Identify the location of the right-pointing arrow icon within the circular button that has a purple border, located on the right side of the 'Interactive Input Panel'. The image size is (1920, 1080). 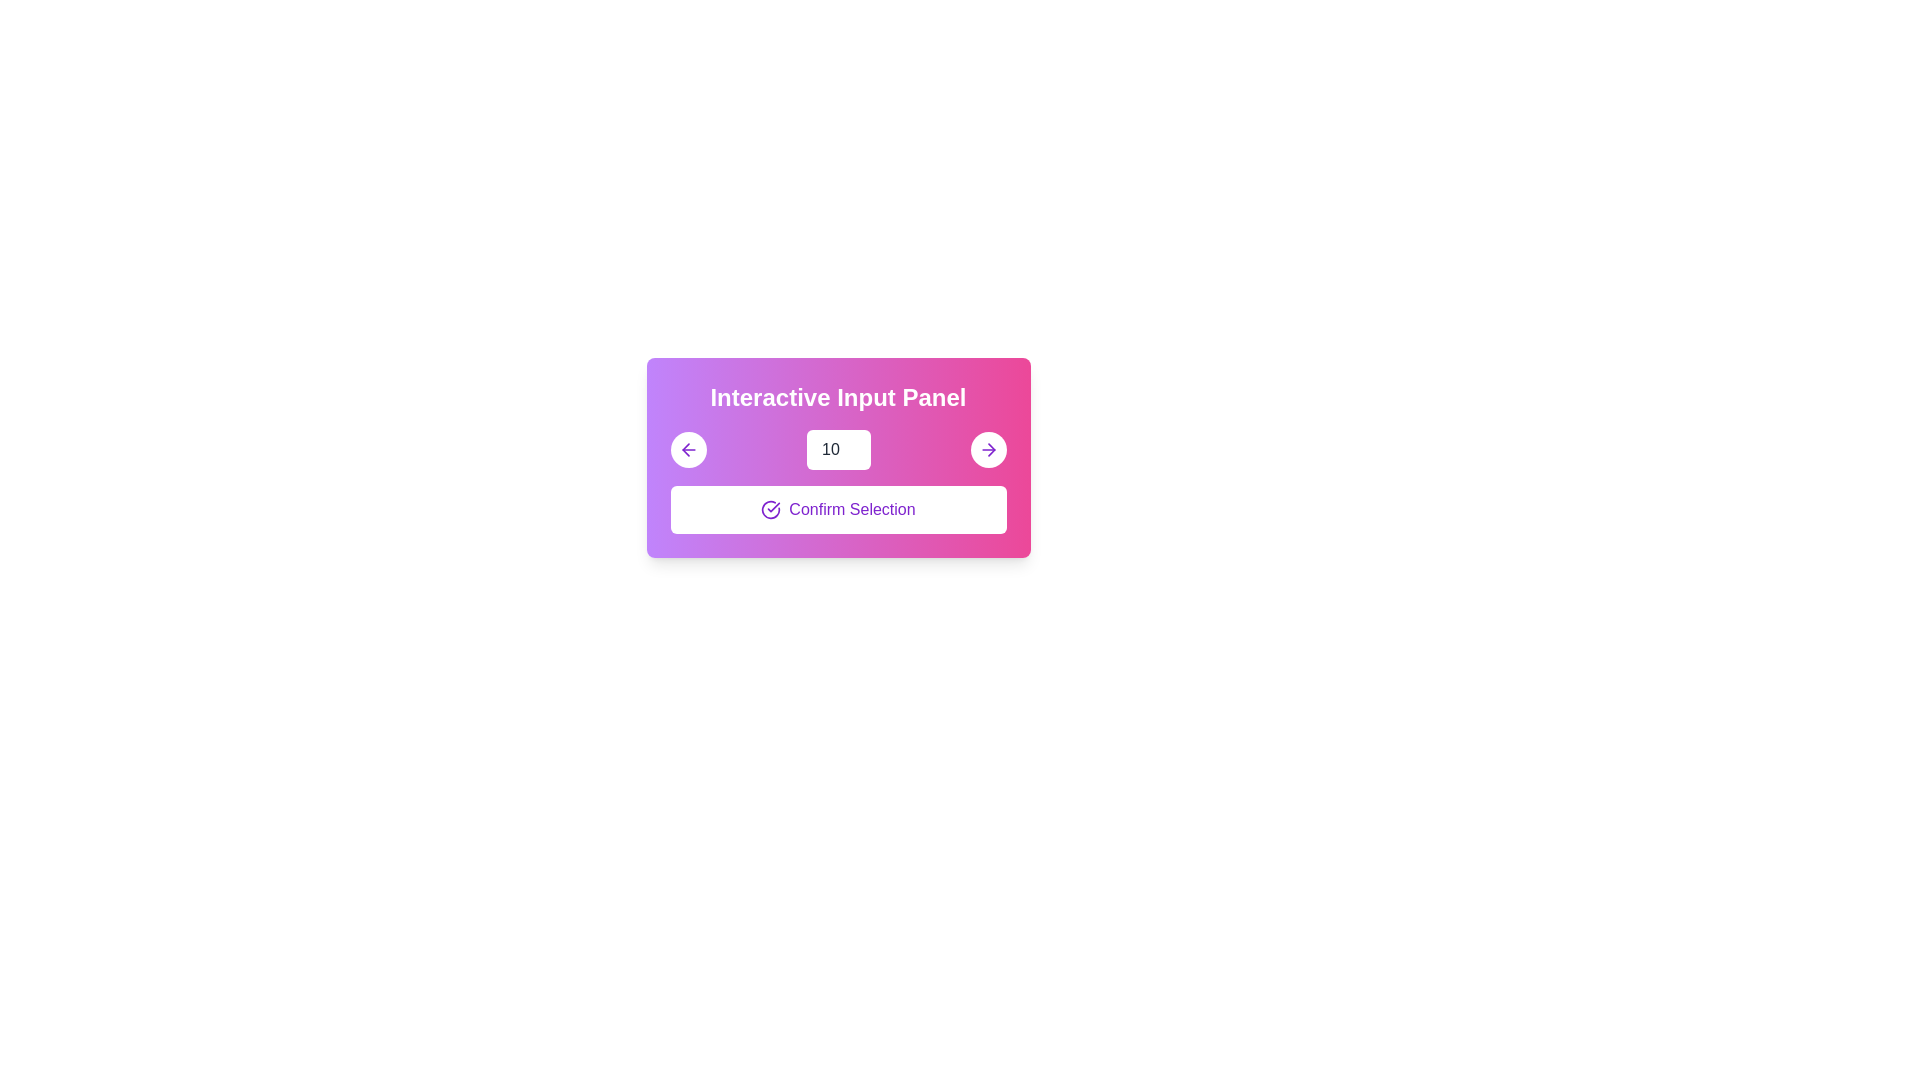
(988, 450).